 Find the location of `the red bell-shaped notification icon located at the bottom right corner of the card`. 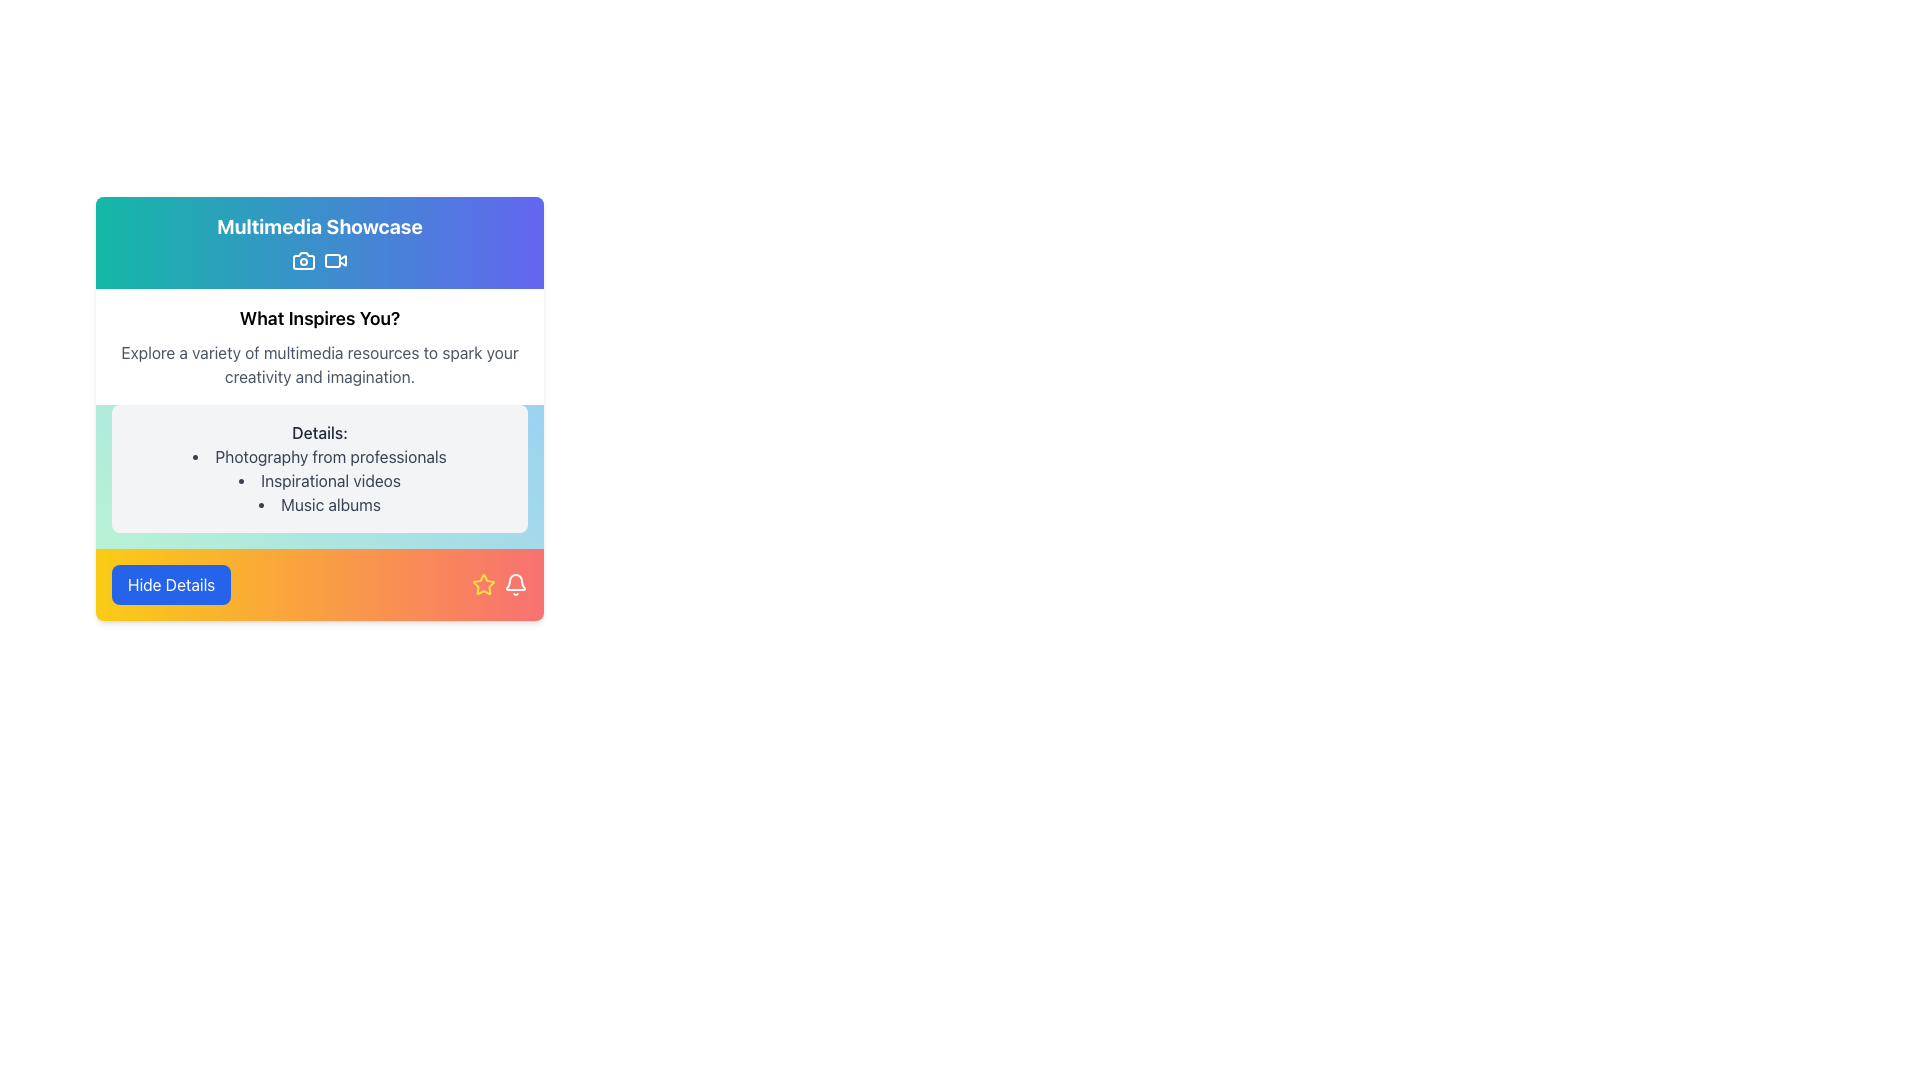

the red bell-shaped notification icon located at the bottom right corner of the card is located at coordinates (515, 585).